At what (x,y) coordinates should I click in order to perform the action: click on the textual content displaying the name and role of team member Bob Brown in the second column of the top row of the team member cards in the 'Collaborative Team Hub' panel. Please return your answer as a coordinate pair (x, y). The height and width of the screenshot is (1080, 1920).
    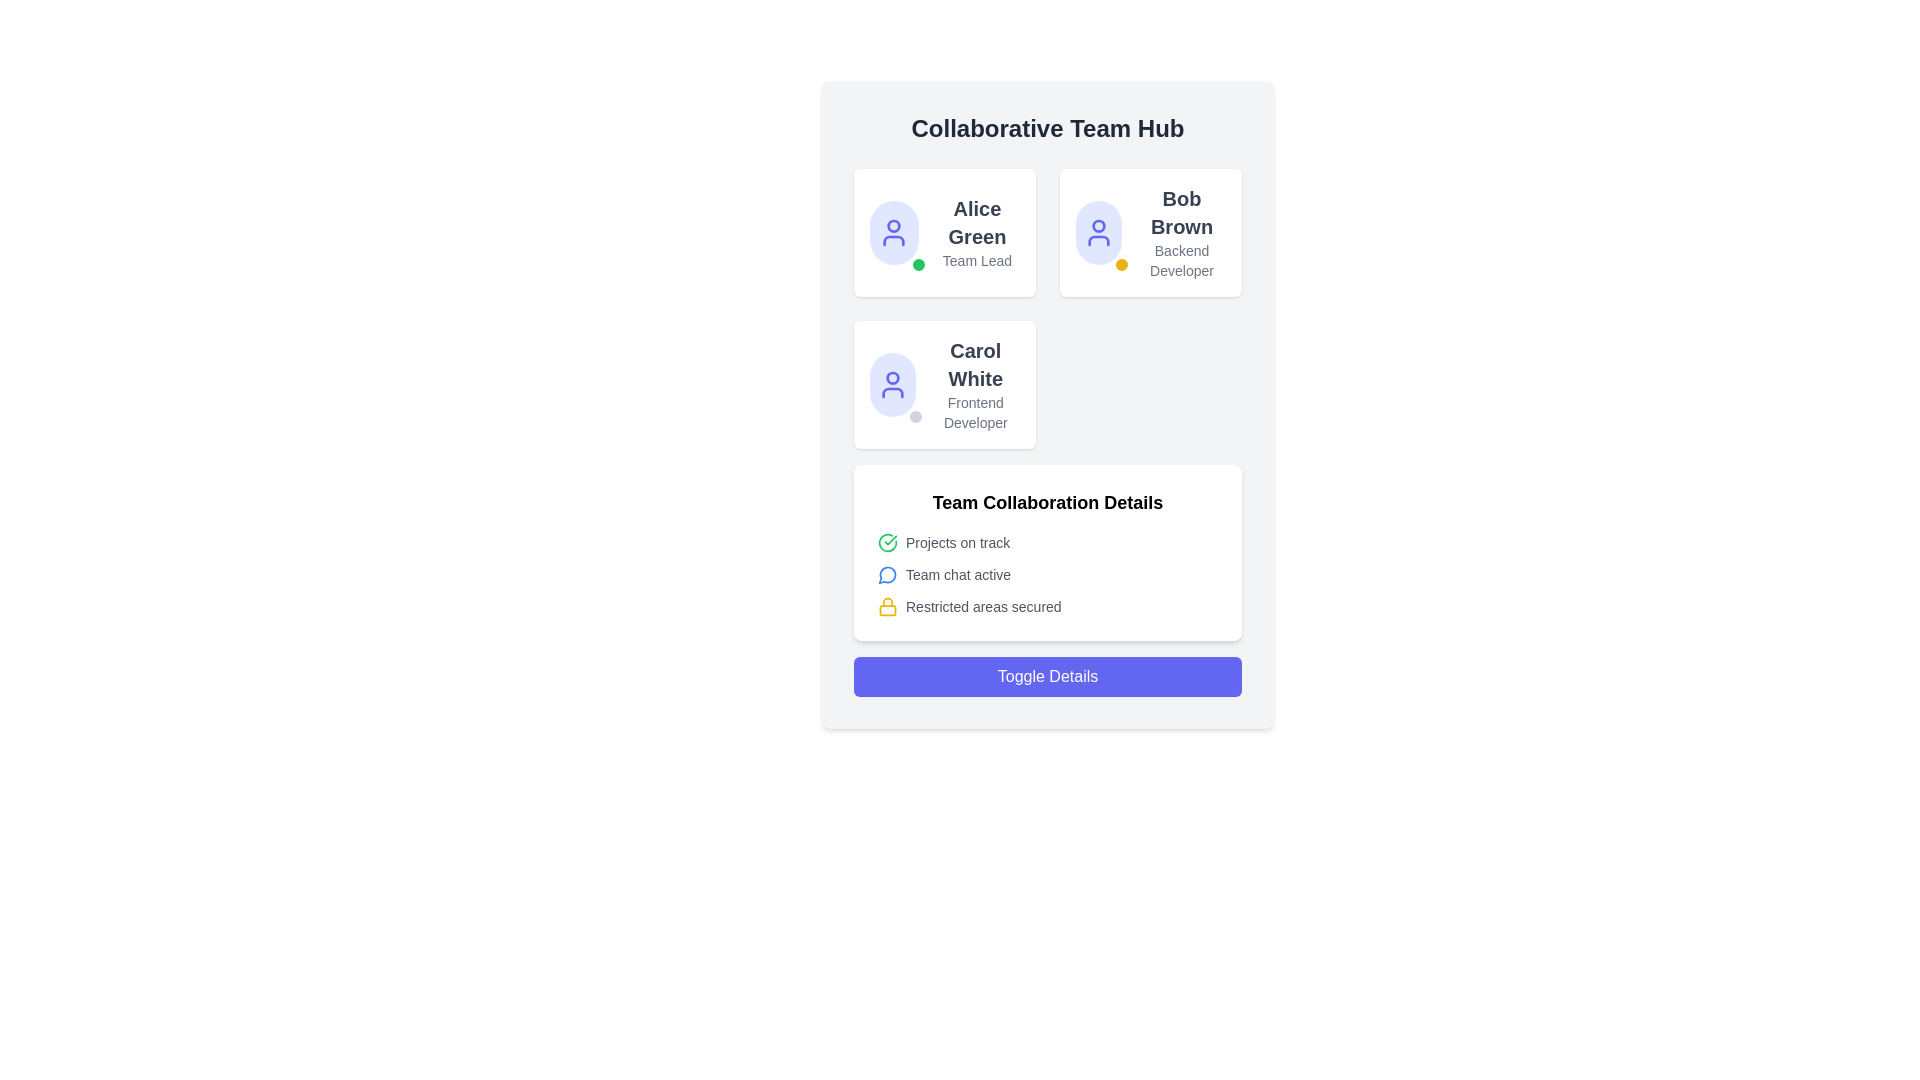
    Looking at the image, I should click on (1181, 231).